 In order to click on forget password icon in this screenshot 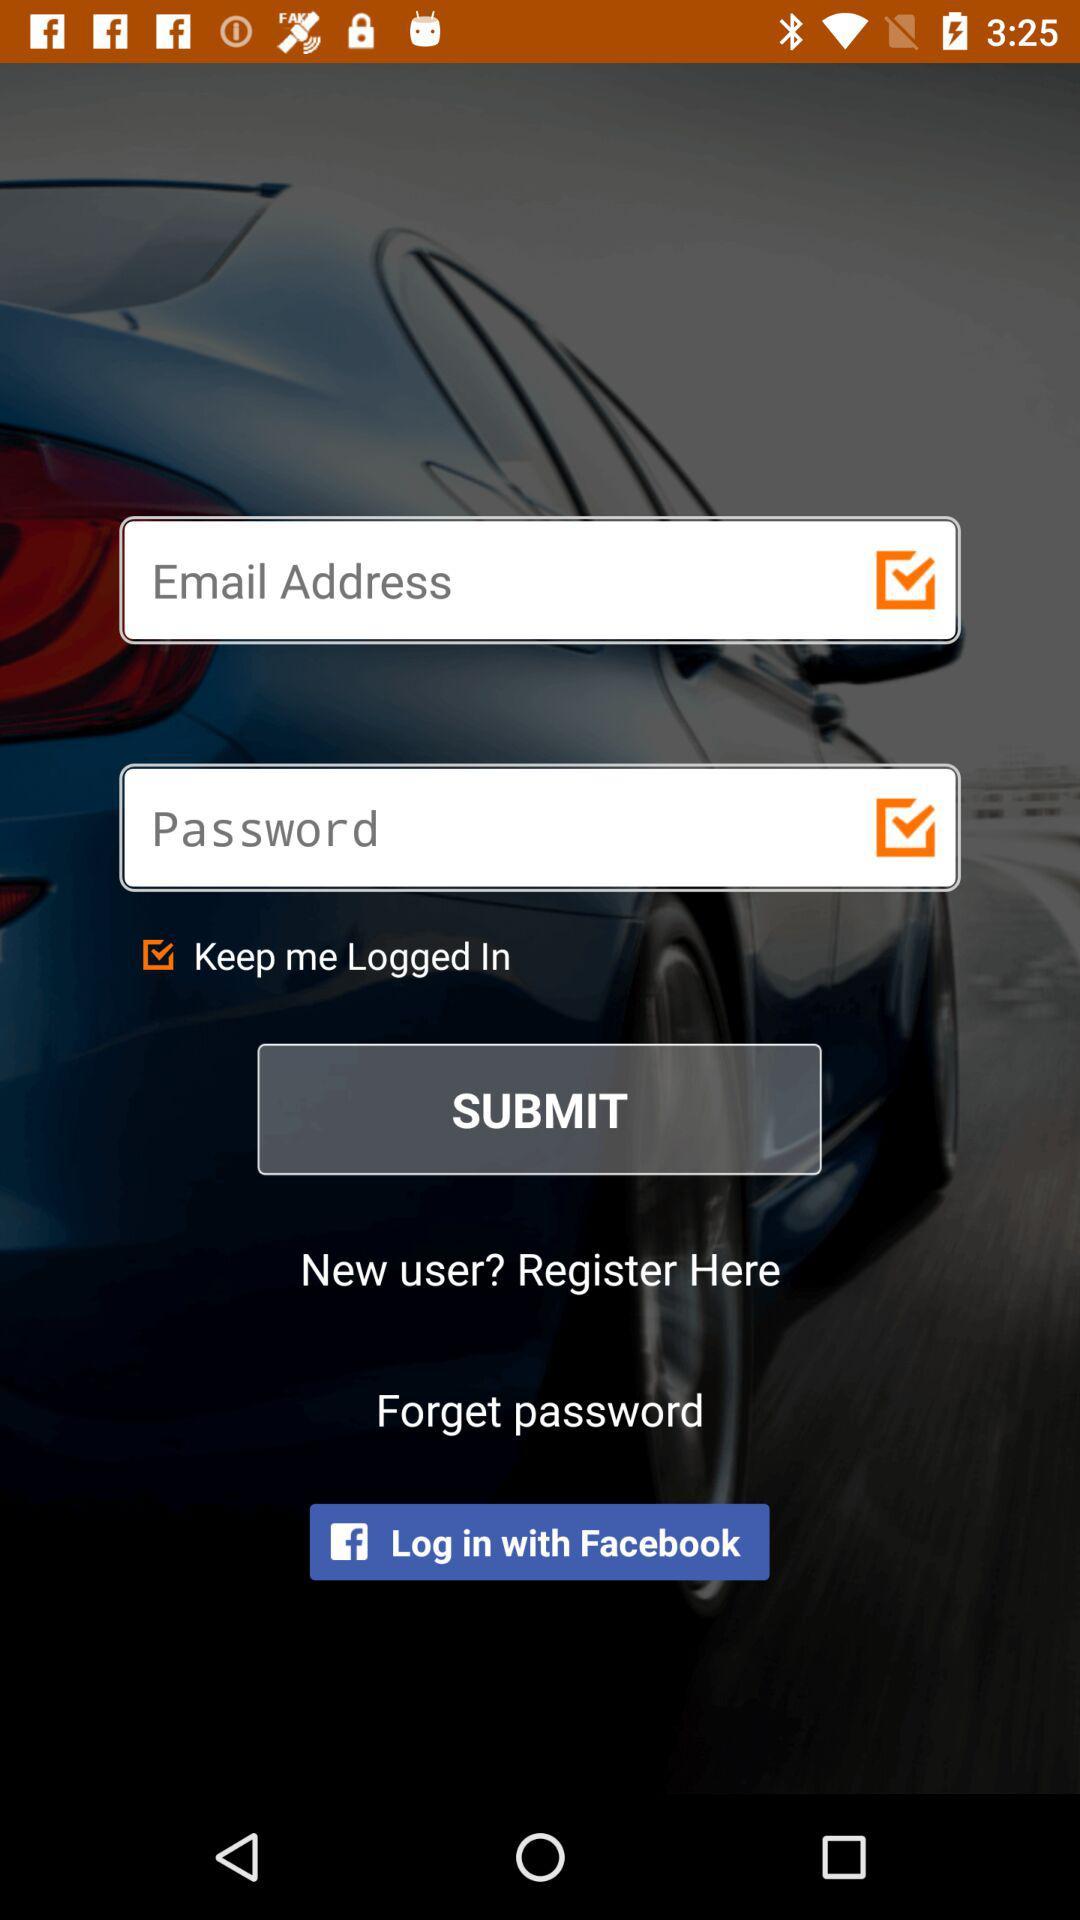, I will do `click(540, 1407)`.